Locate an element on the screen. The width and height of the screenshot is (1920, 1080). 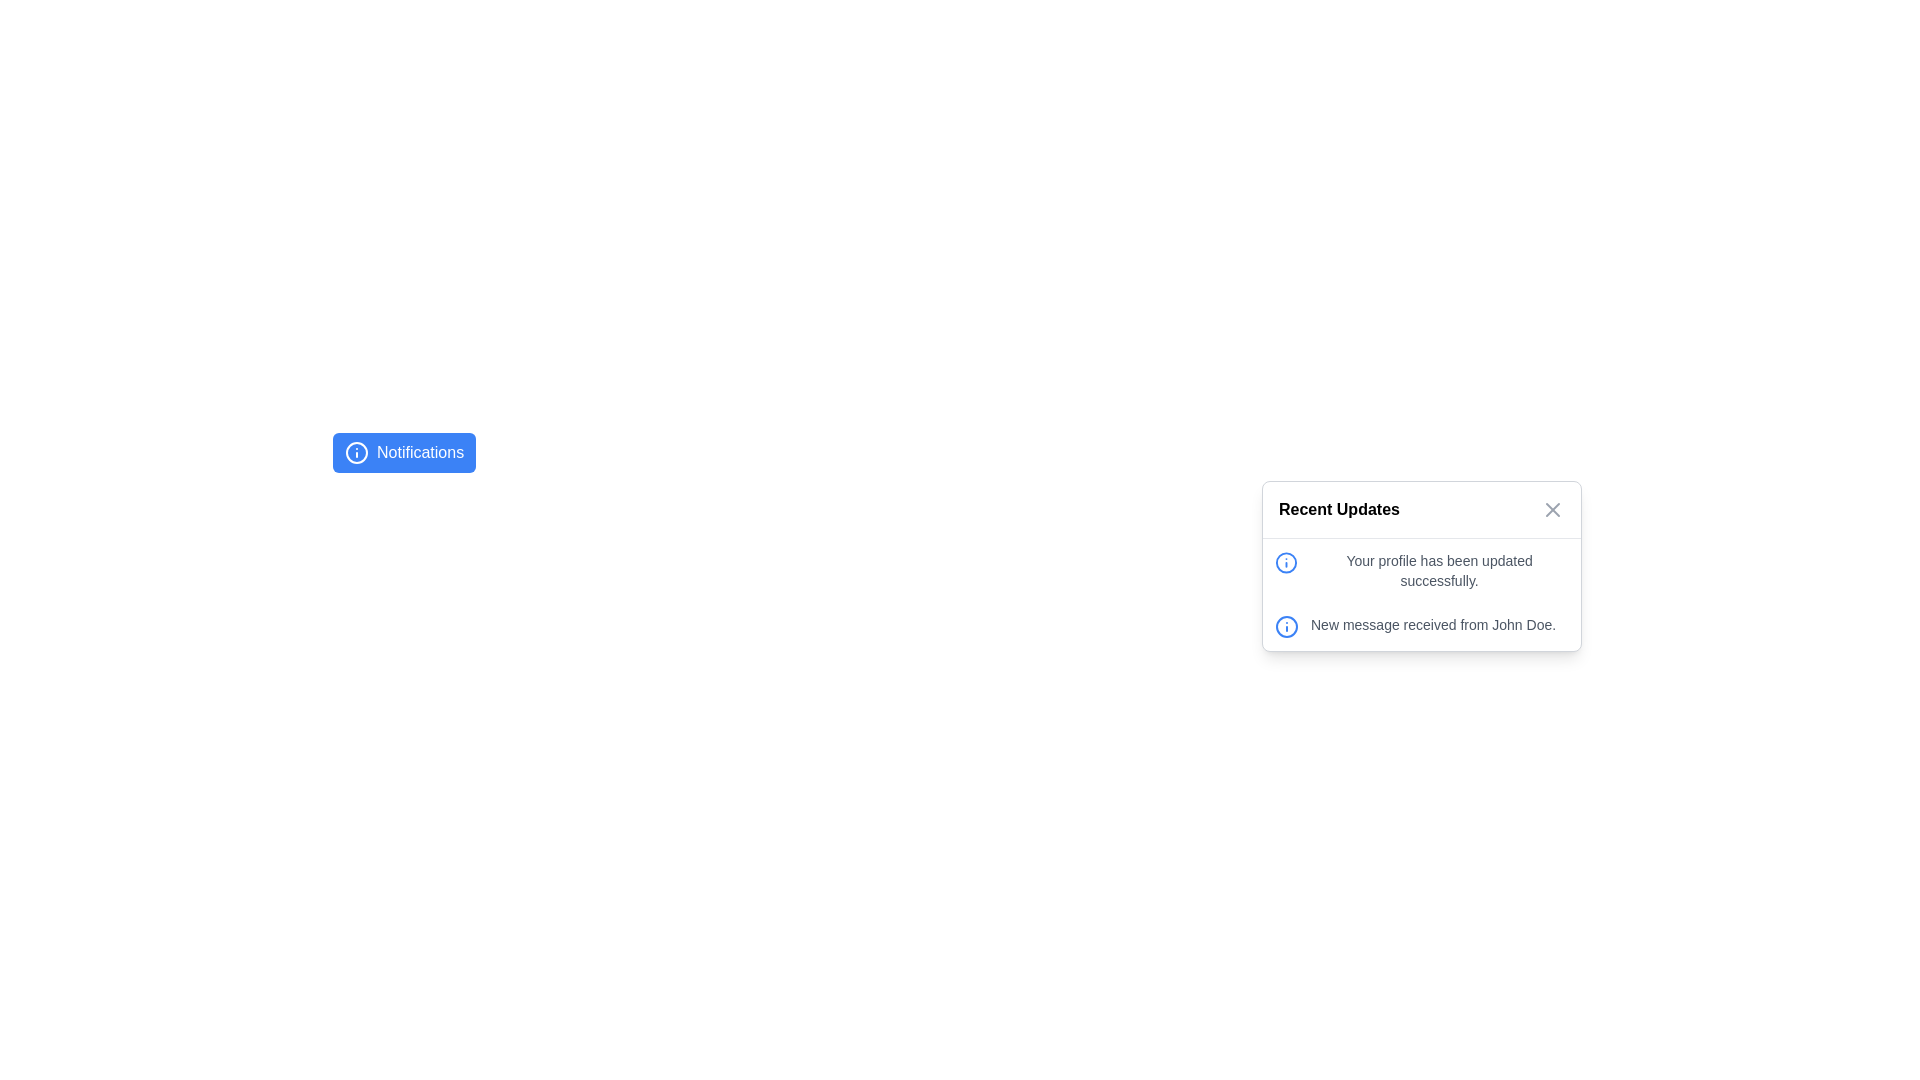
the decorative graphic circle element that represents an 'info' symbol within the 'Notifications' icon is located at coordinates (1286, 563).